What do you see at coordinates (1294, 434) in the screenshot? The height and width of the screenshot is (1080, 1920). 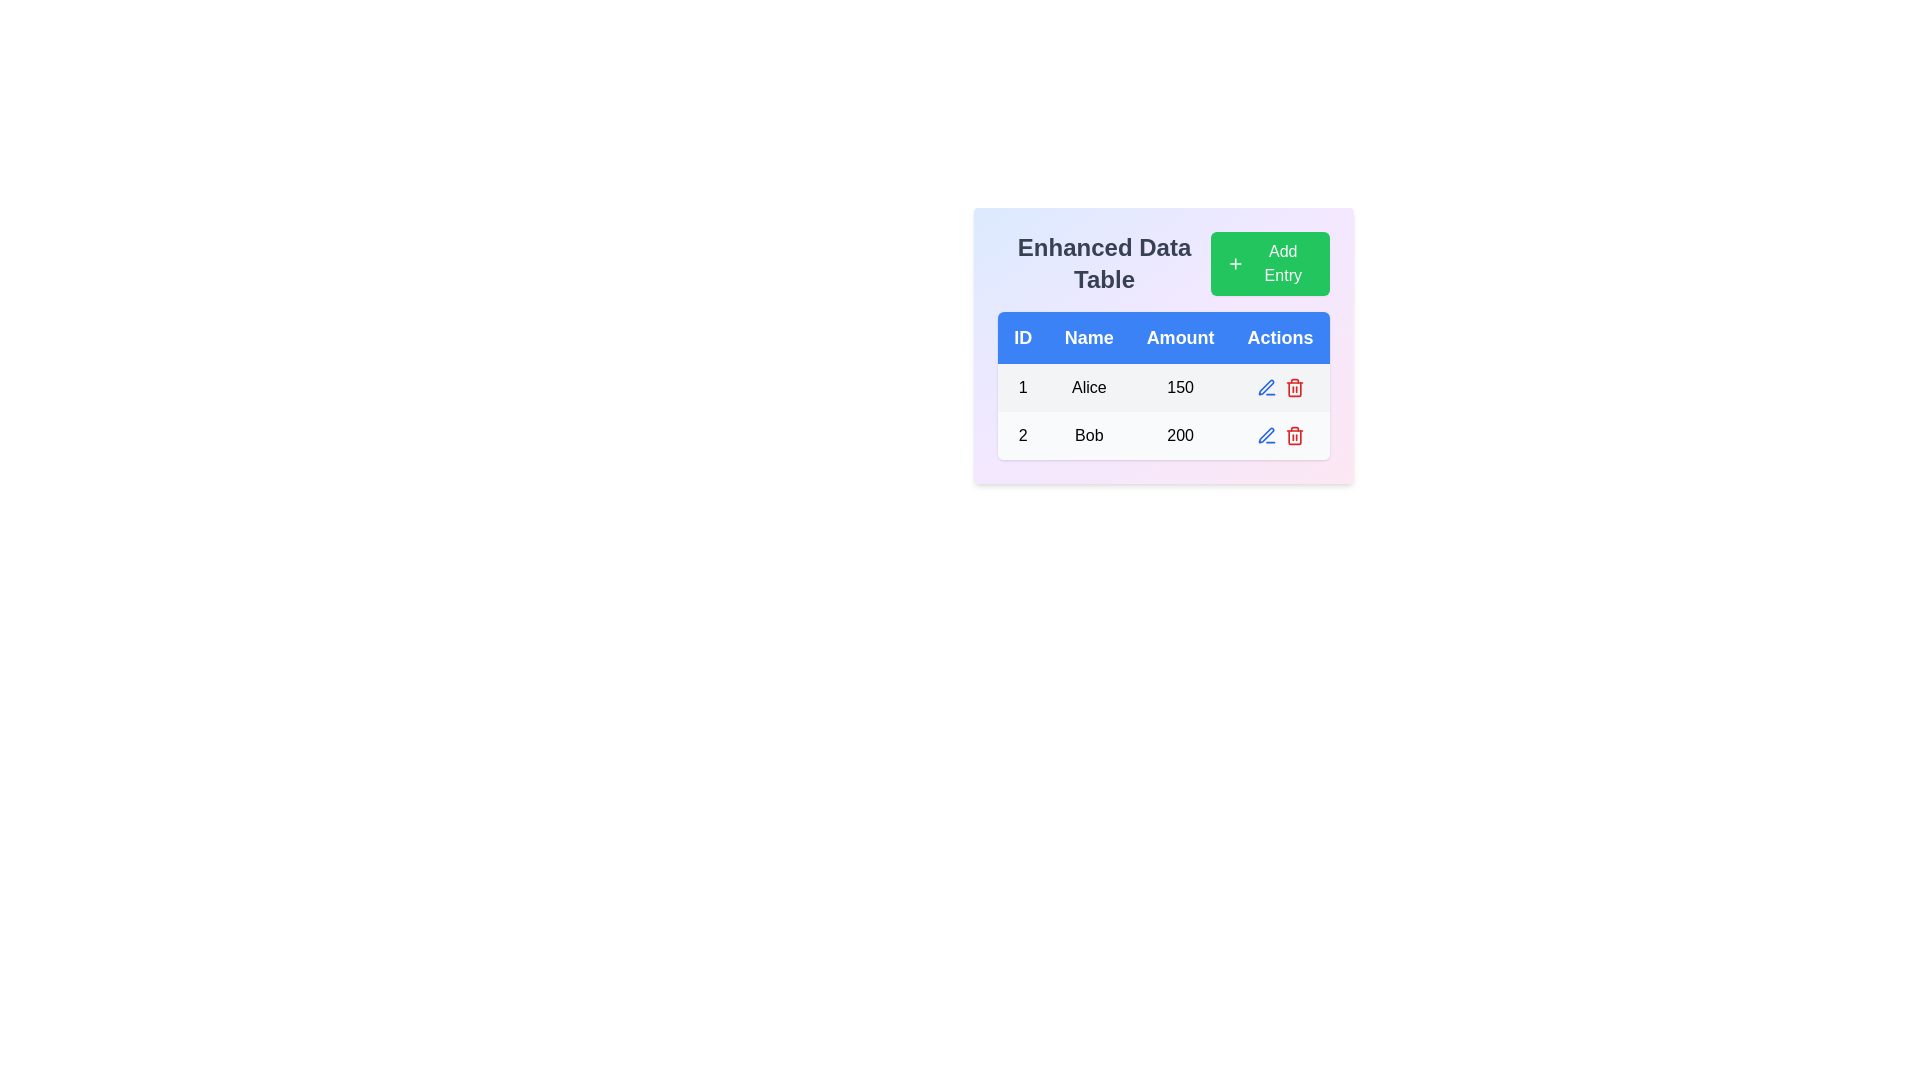 I see `the red trash can icon in the Actions column of the second row to initiate a delete action` at bounding box center [1294, 434].